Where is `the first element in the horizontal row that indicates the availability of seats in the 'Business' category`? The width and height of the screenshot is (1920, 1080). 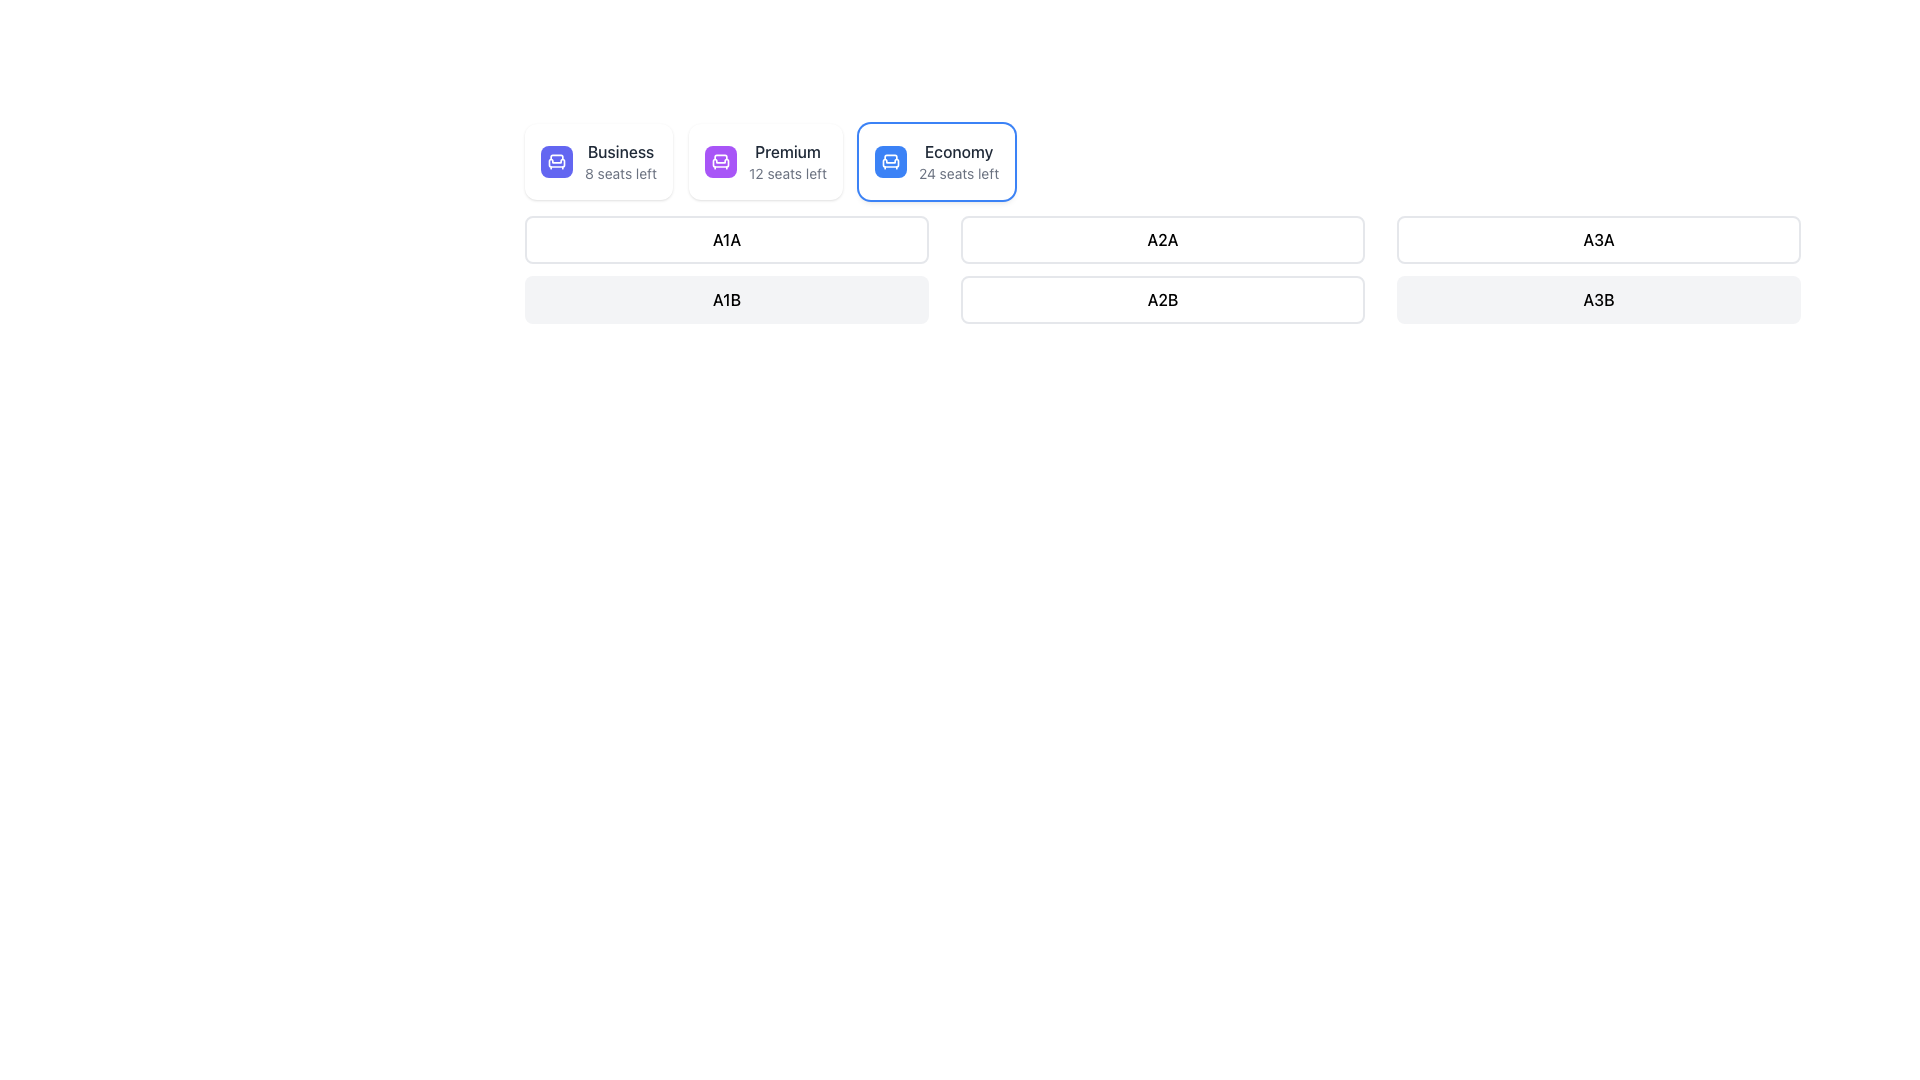 the first element in the horizontal row that indicates the availability of seats in the 'Business' category is located at coordinates (598, 161).